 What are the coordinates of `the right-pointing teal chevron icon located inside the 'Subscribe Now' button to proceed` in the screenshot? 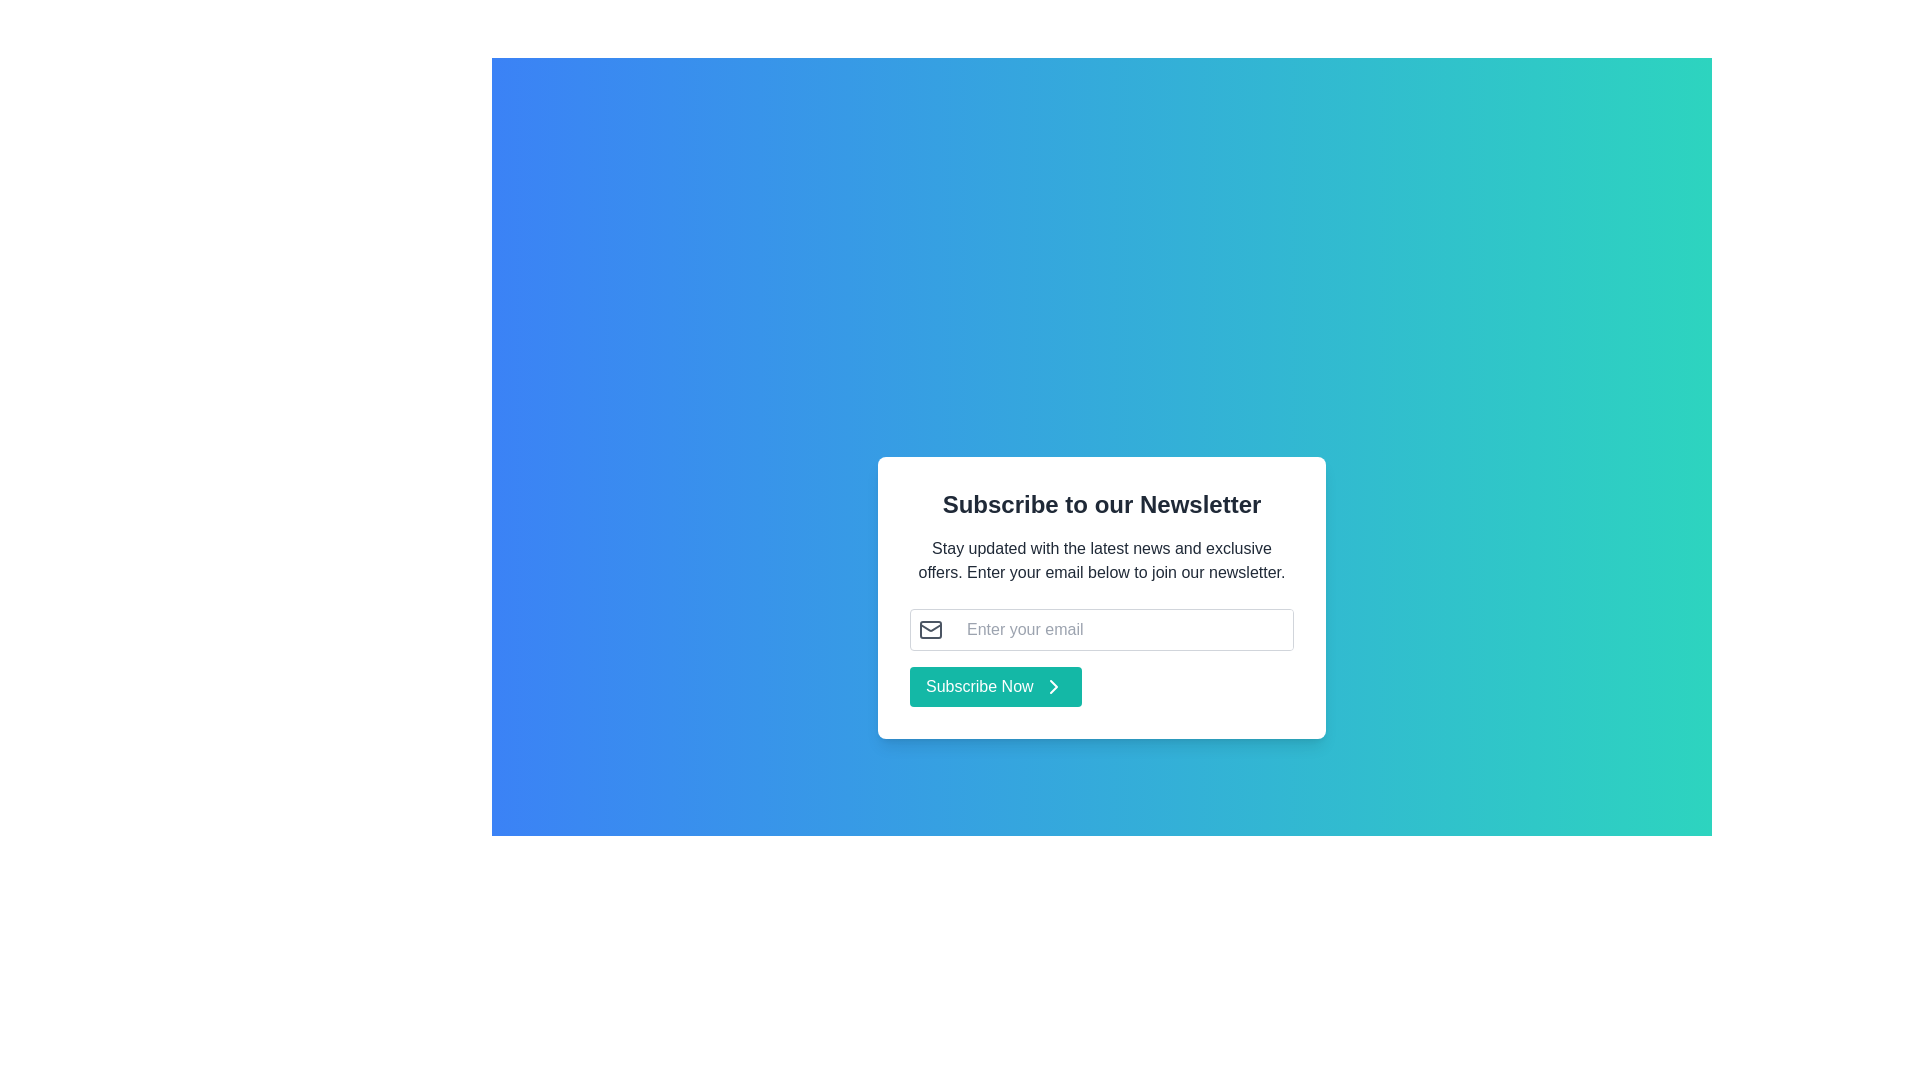 It's located at (1052, 685).